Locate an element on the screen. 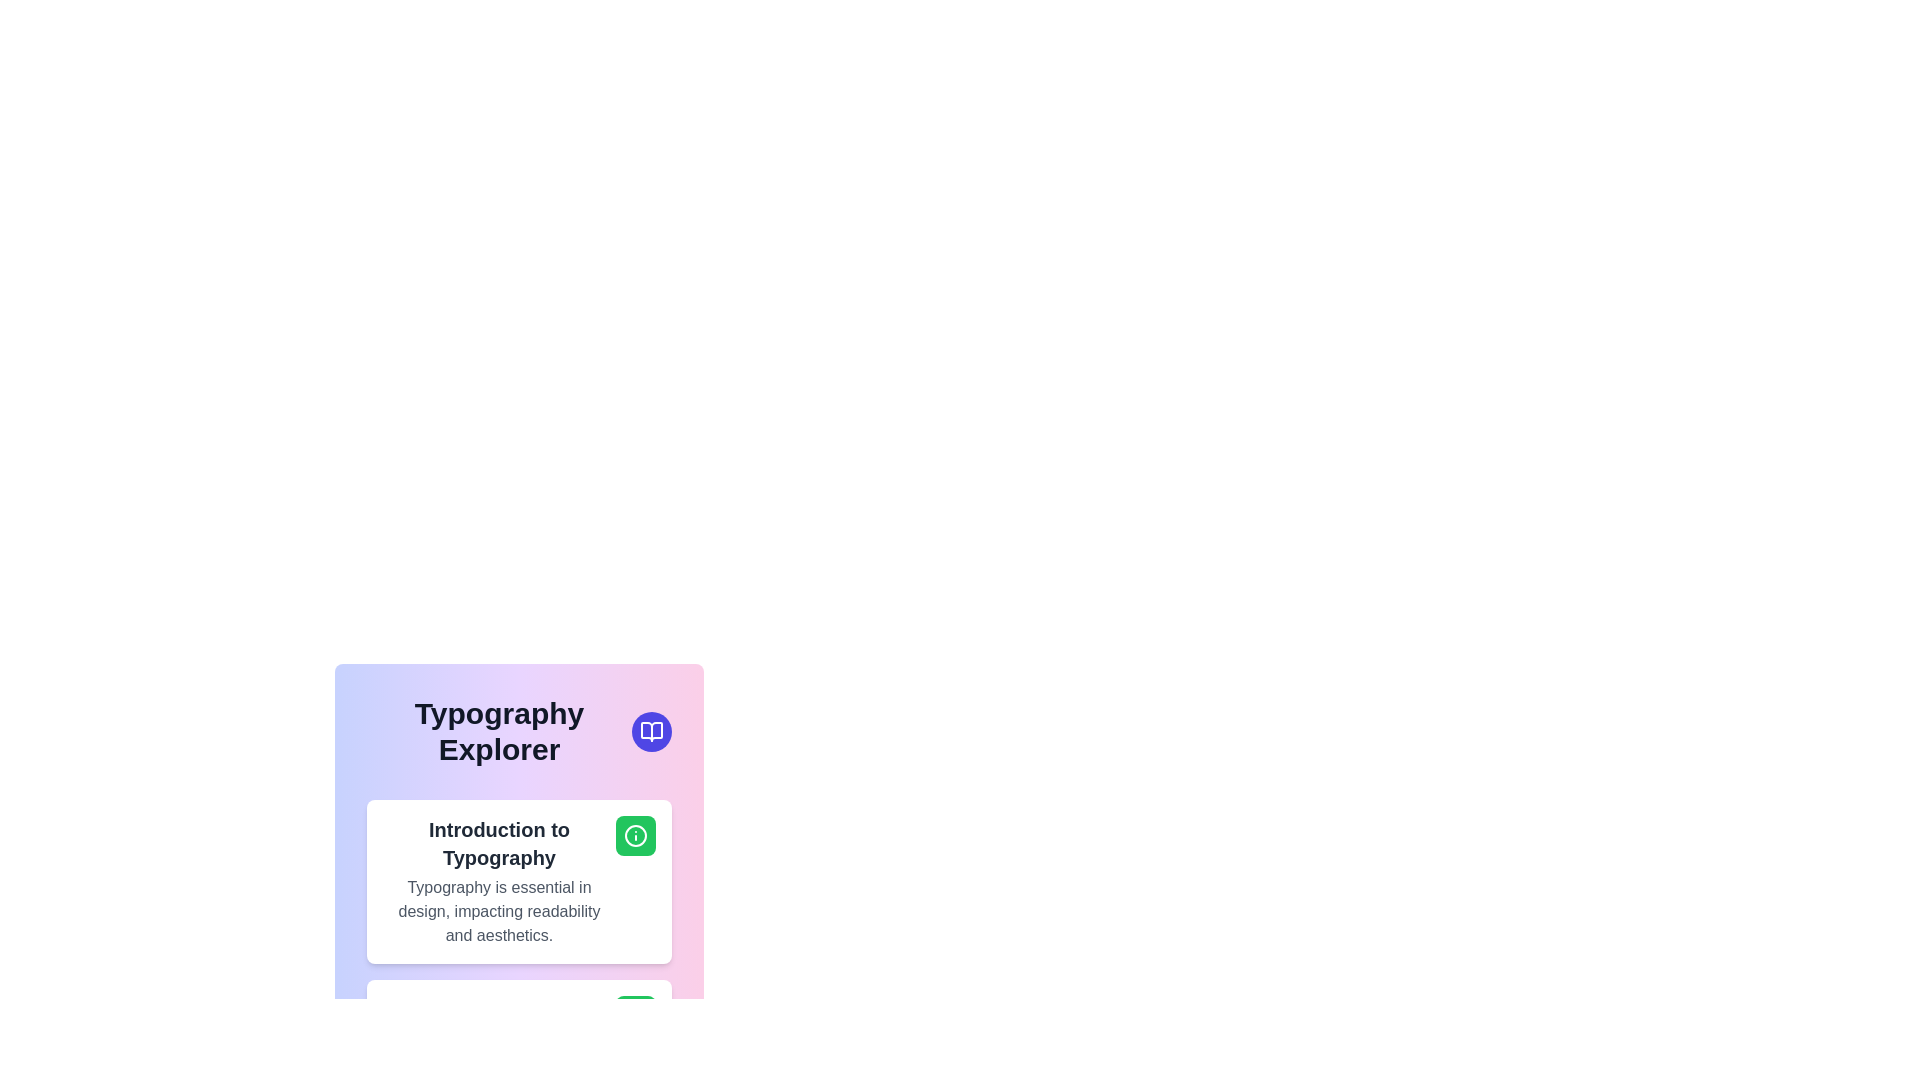 The width and height of the screenshot is (1920, 1080). the Text Heading that serves as a title for the current interface section to trigger the tooltip or styling effect is located at coordinates (499, 732).